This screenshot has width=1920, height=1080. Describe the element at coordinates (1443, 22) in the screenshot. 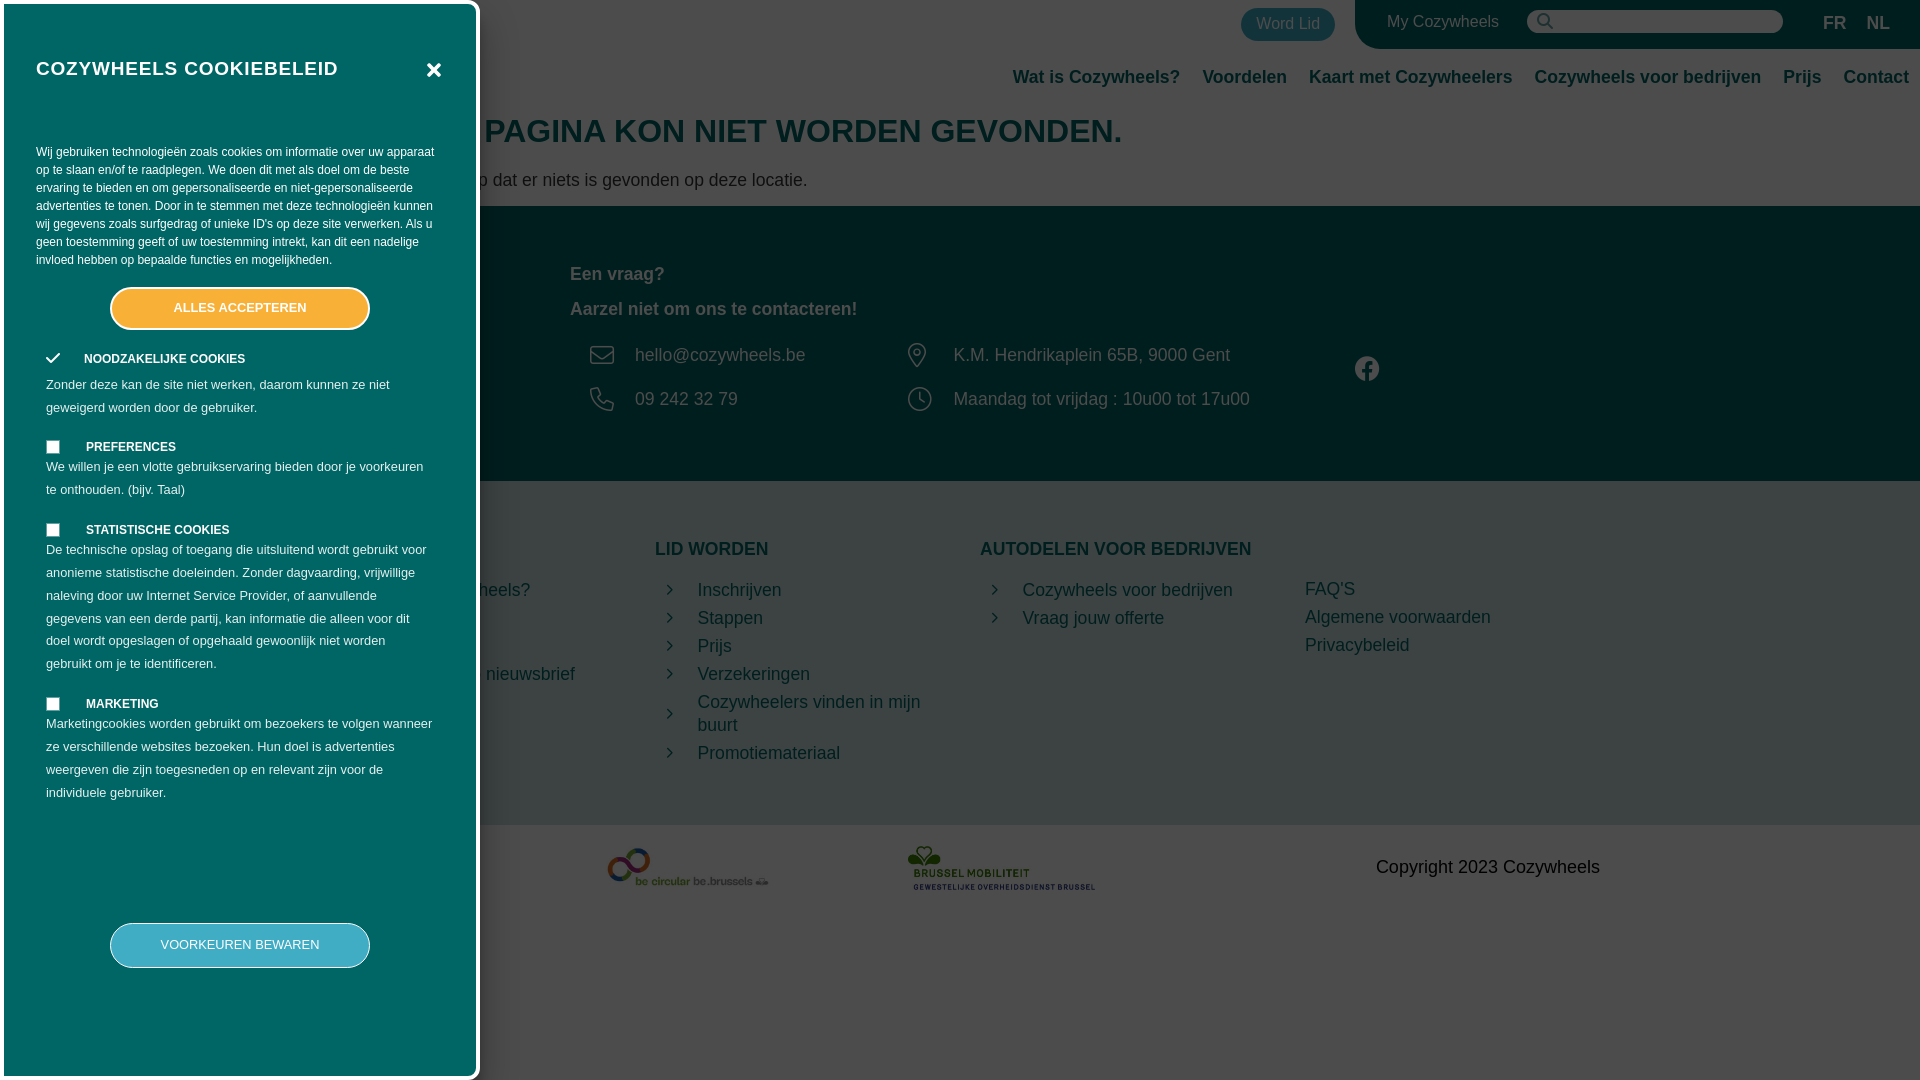

I see `'My Cozywheels'` at that location.